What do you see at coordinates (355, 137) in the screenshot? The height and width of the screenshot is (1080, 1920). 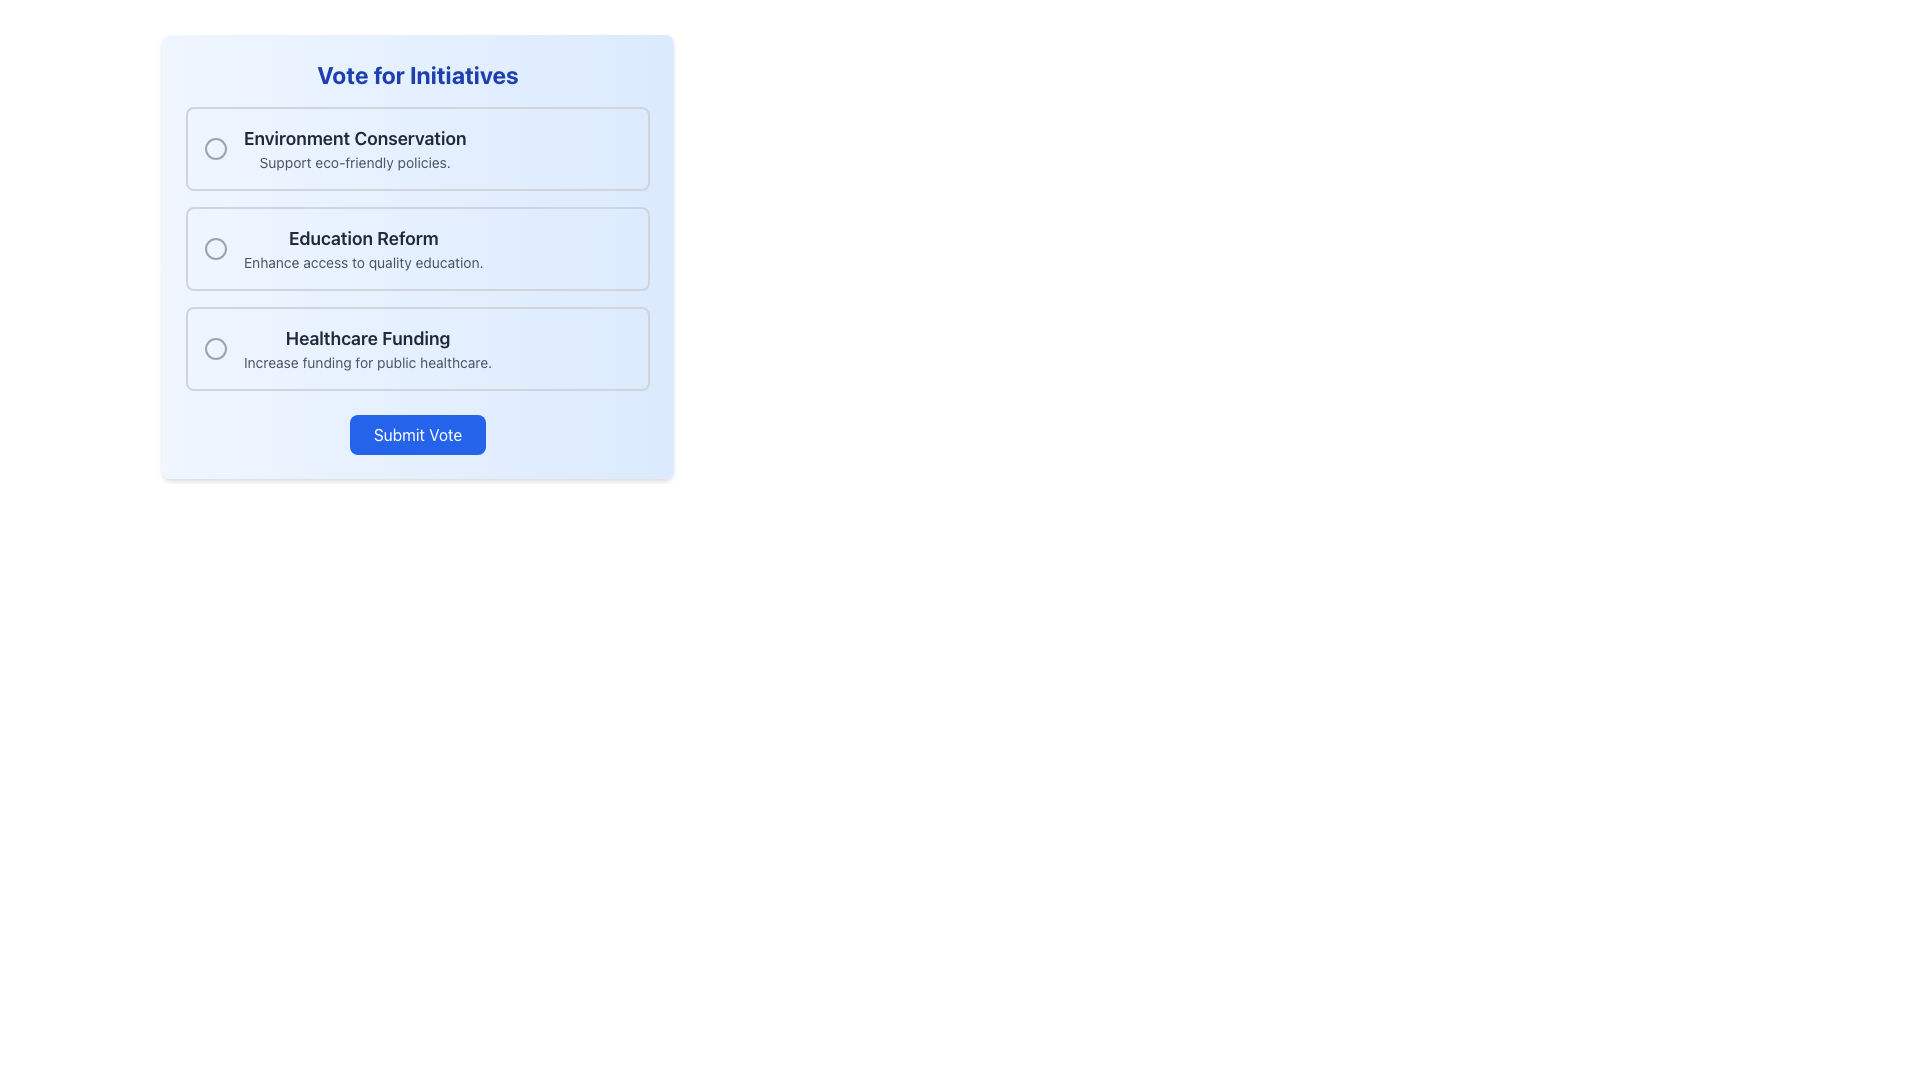 I see `the Text Label that serves as the header for 'Environment Conservation', located at the top of the options list` at bounding box center [355, 137].